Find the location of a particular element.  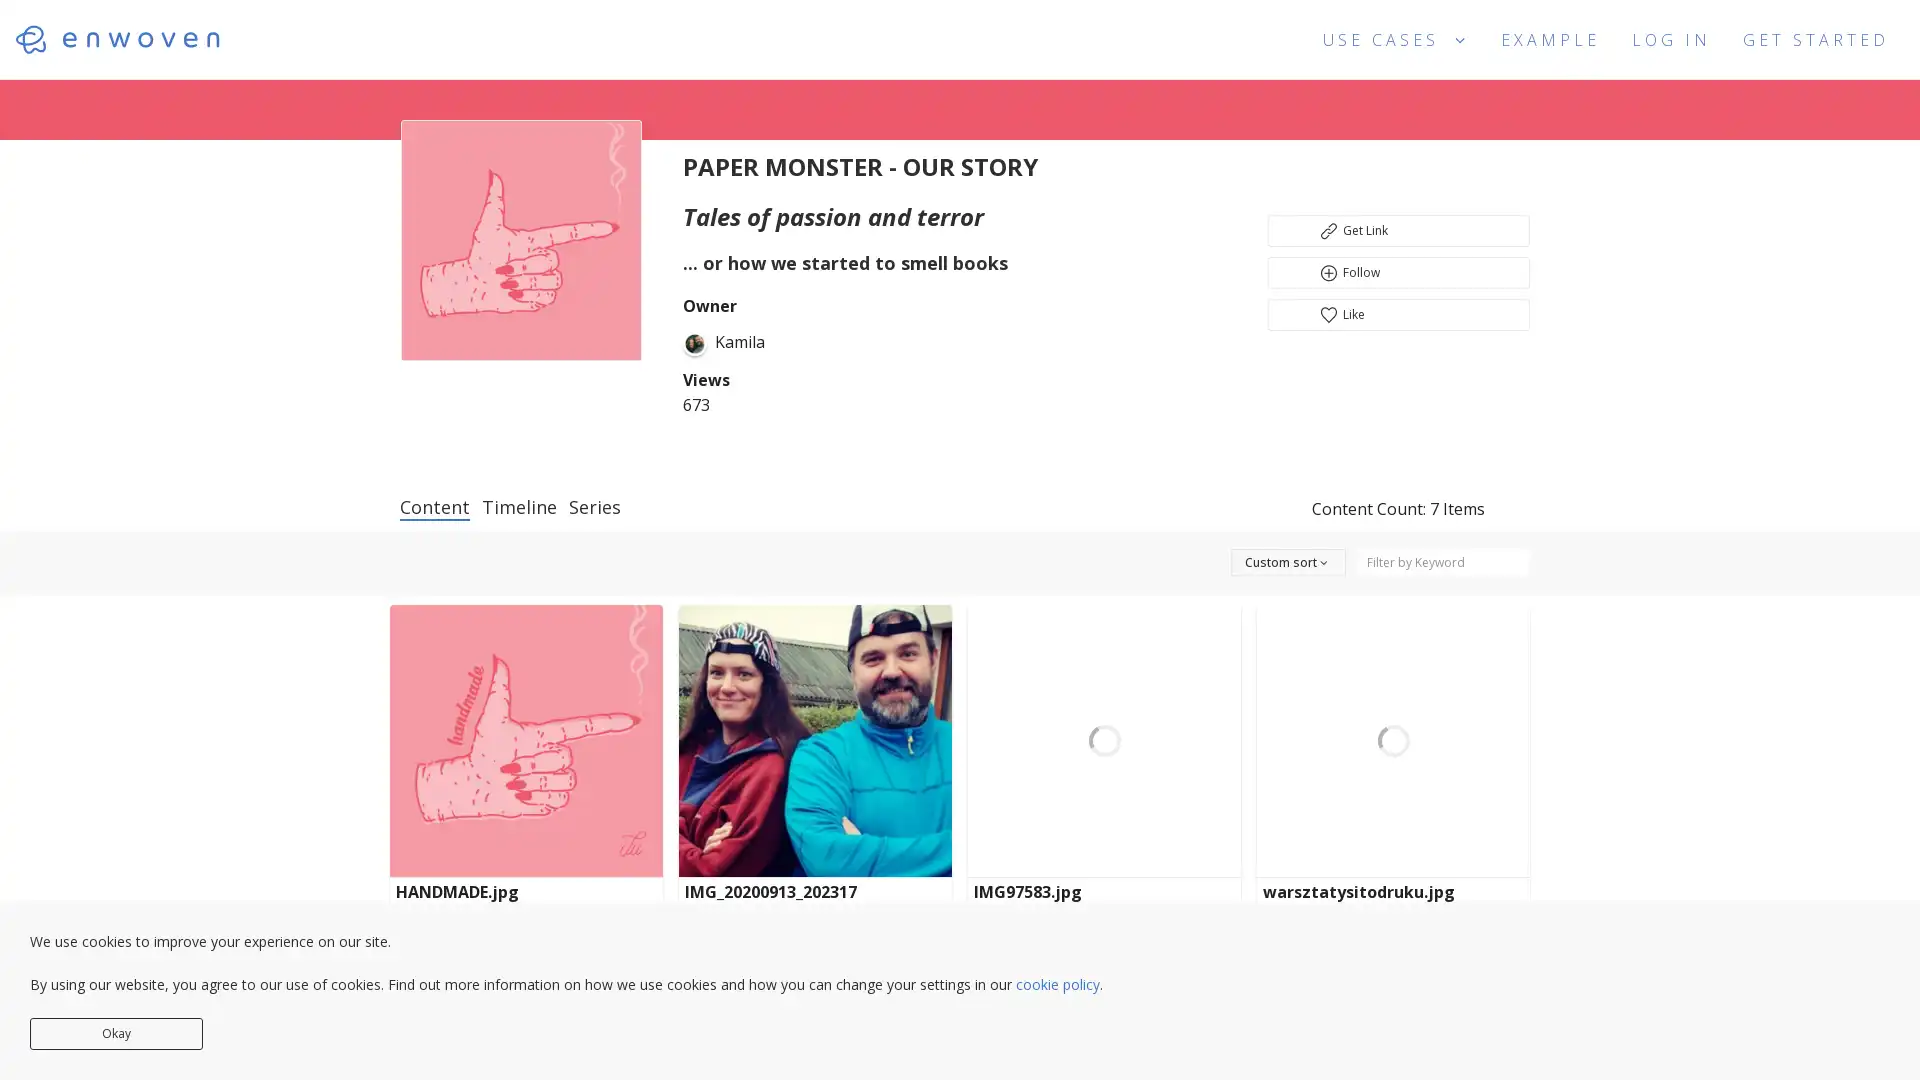

GET STARTED is located at coordinates (1815, 39).